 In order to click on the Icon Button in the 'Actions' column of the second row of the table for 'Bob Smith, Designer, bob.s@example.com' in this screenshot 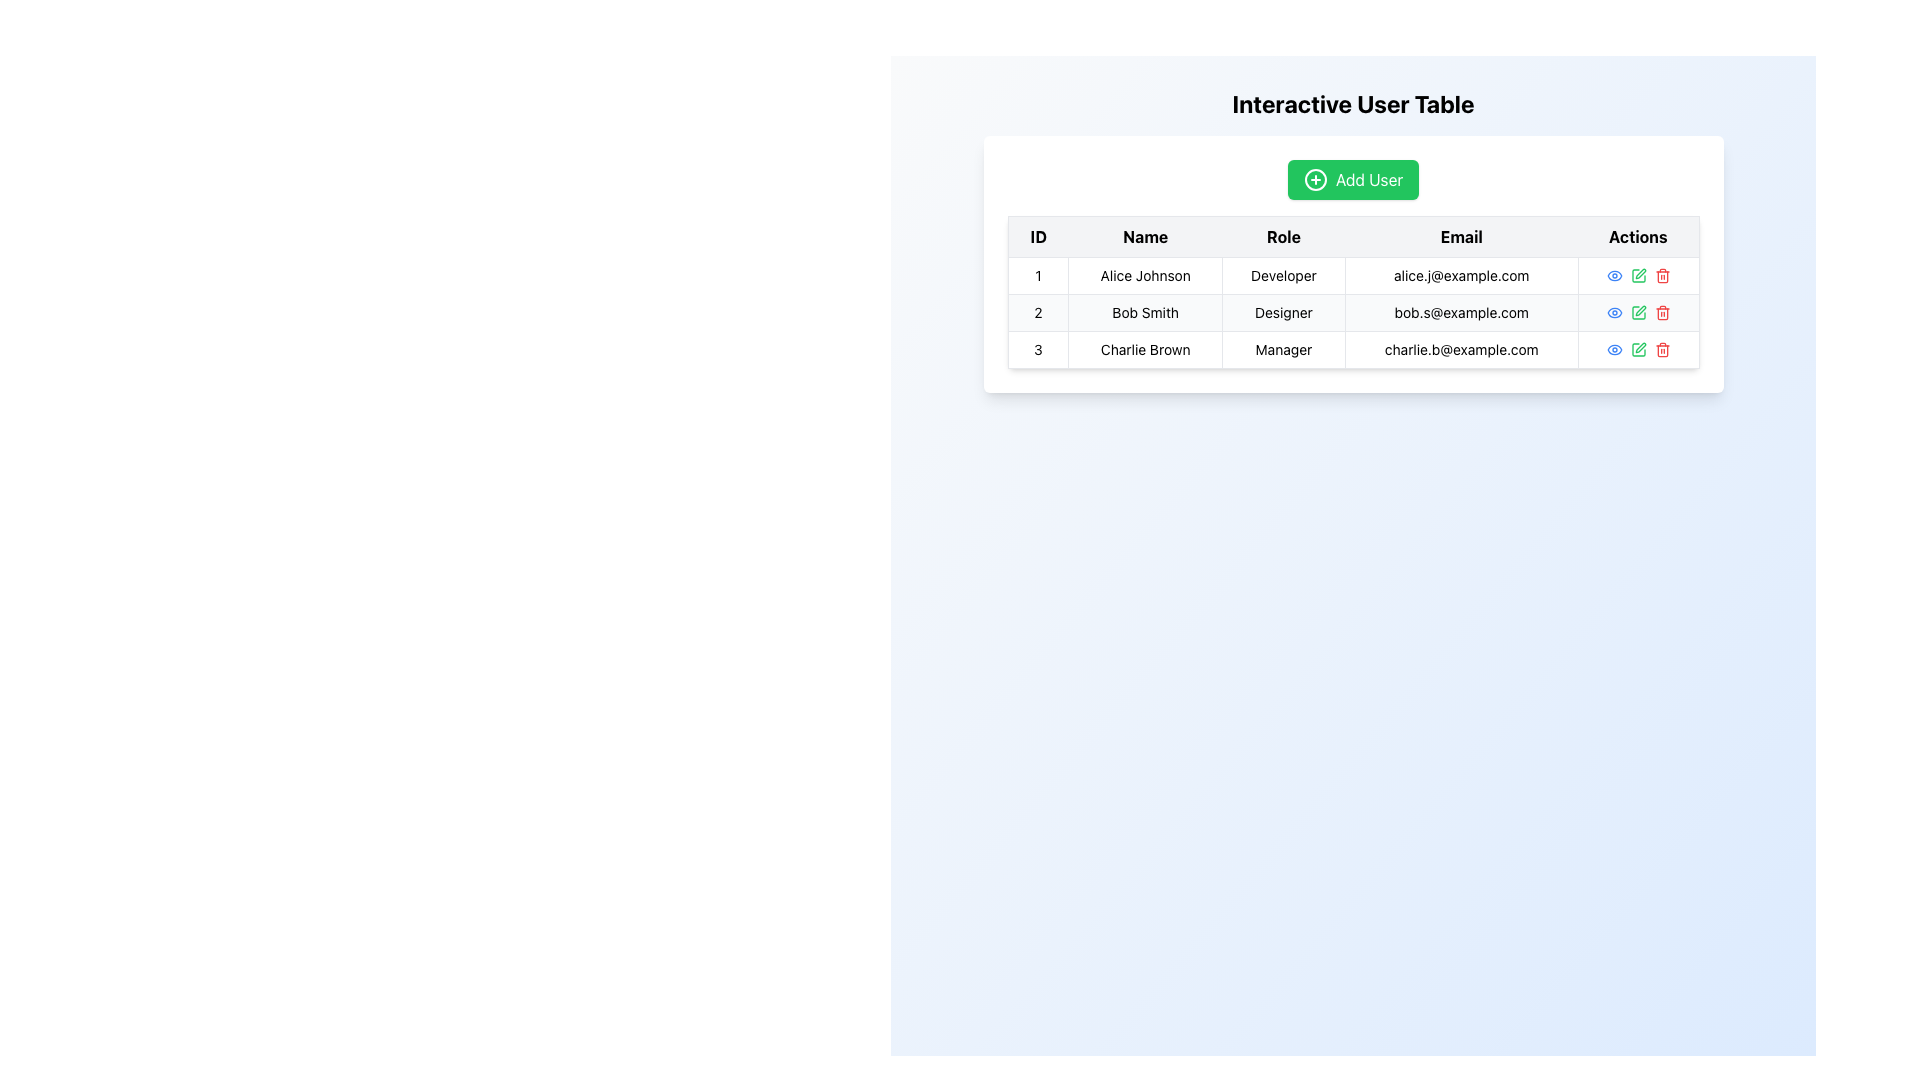, I will do `click(1638, 312)`.